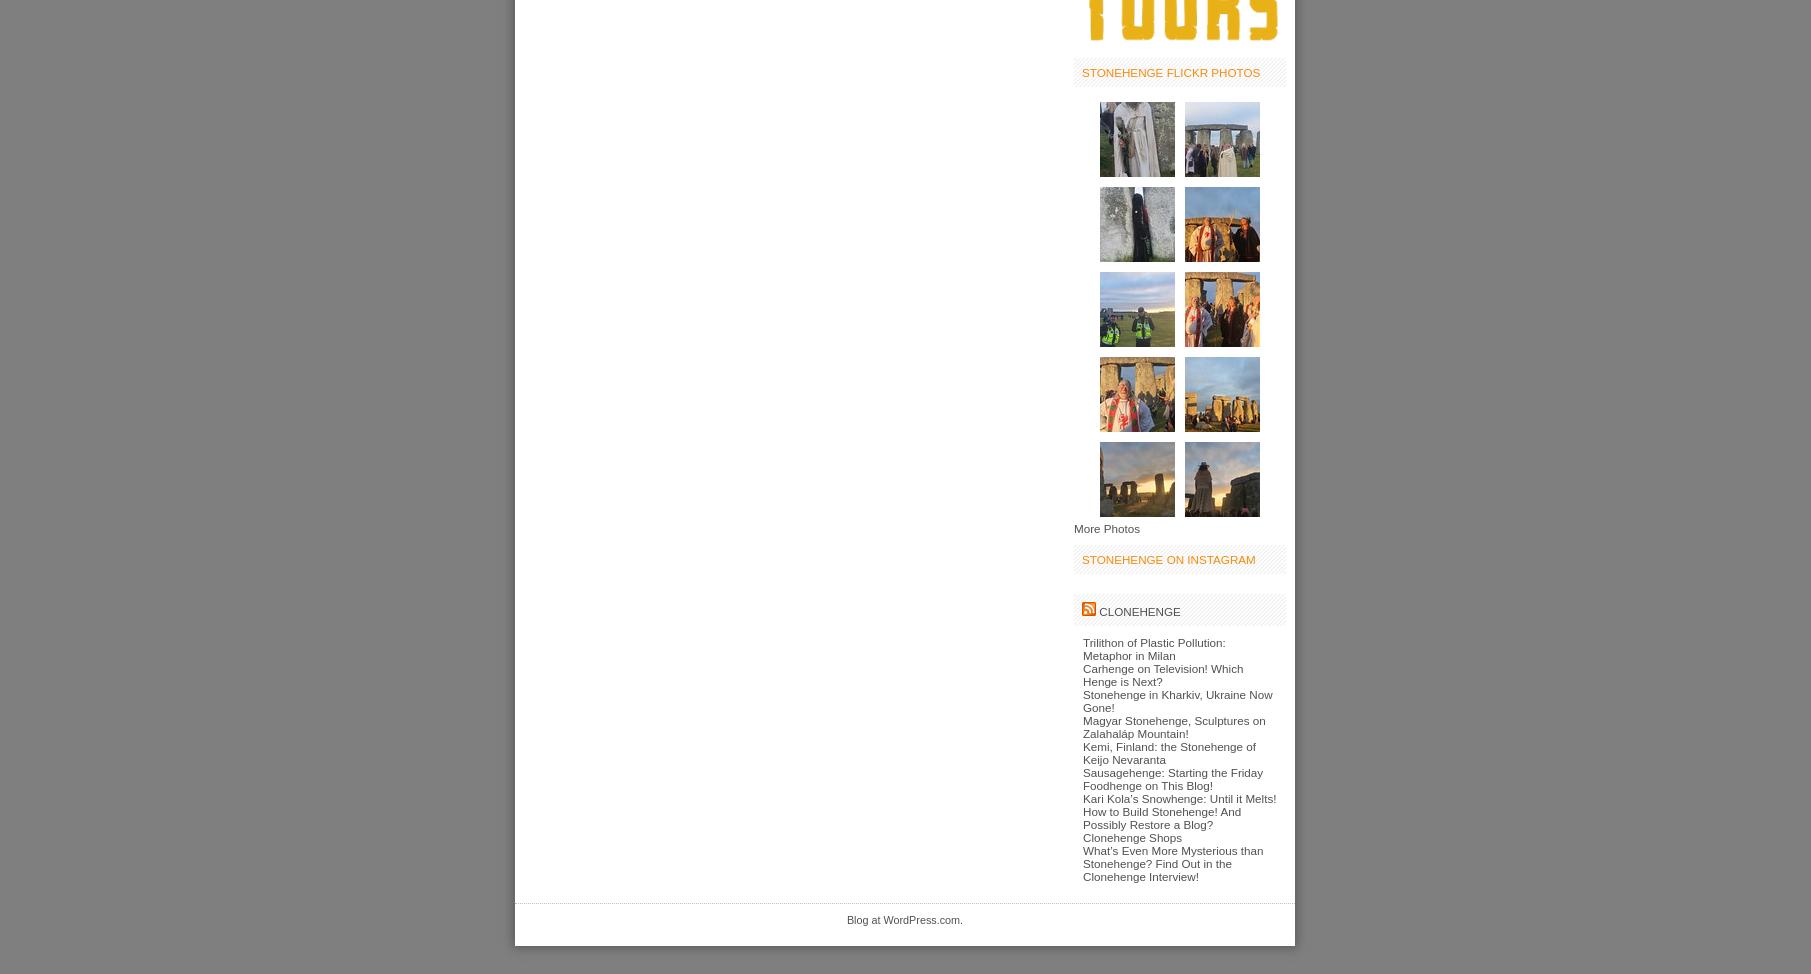 Image resolution: width=1811 pixels, height=974 pixels. I want to click on 'Clonehenge Shops', so click(1131, 836).